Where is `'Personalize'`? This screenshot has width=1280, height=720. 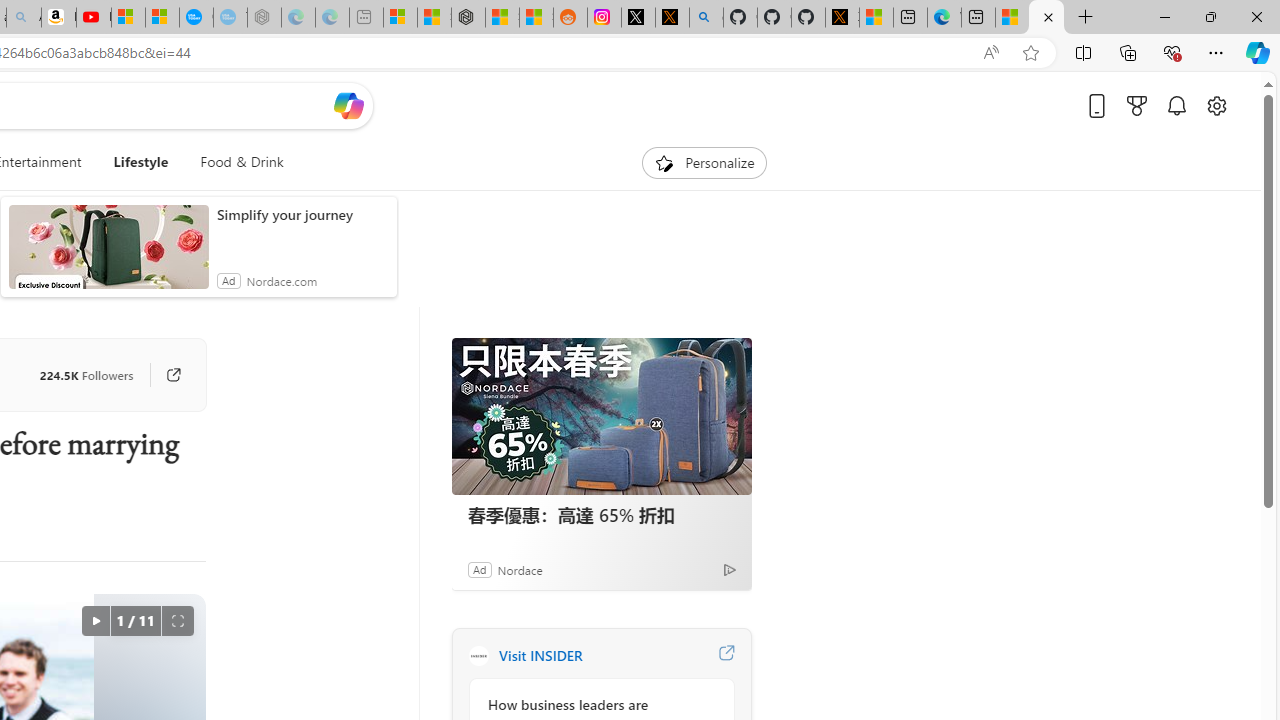 'Personalize' is located at coordinates (704, 162).